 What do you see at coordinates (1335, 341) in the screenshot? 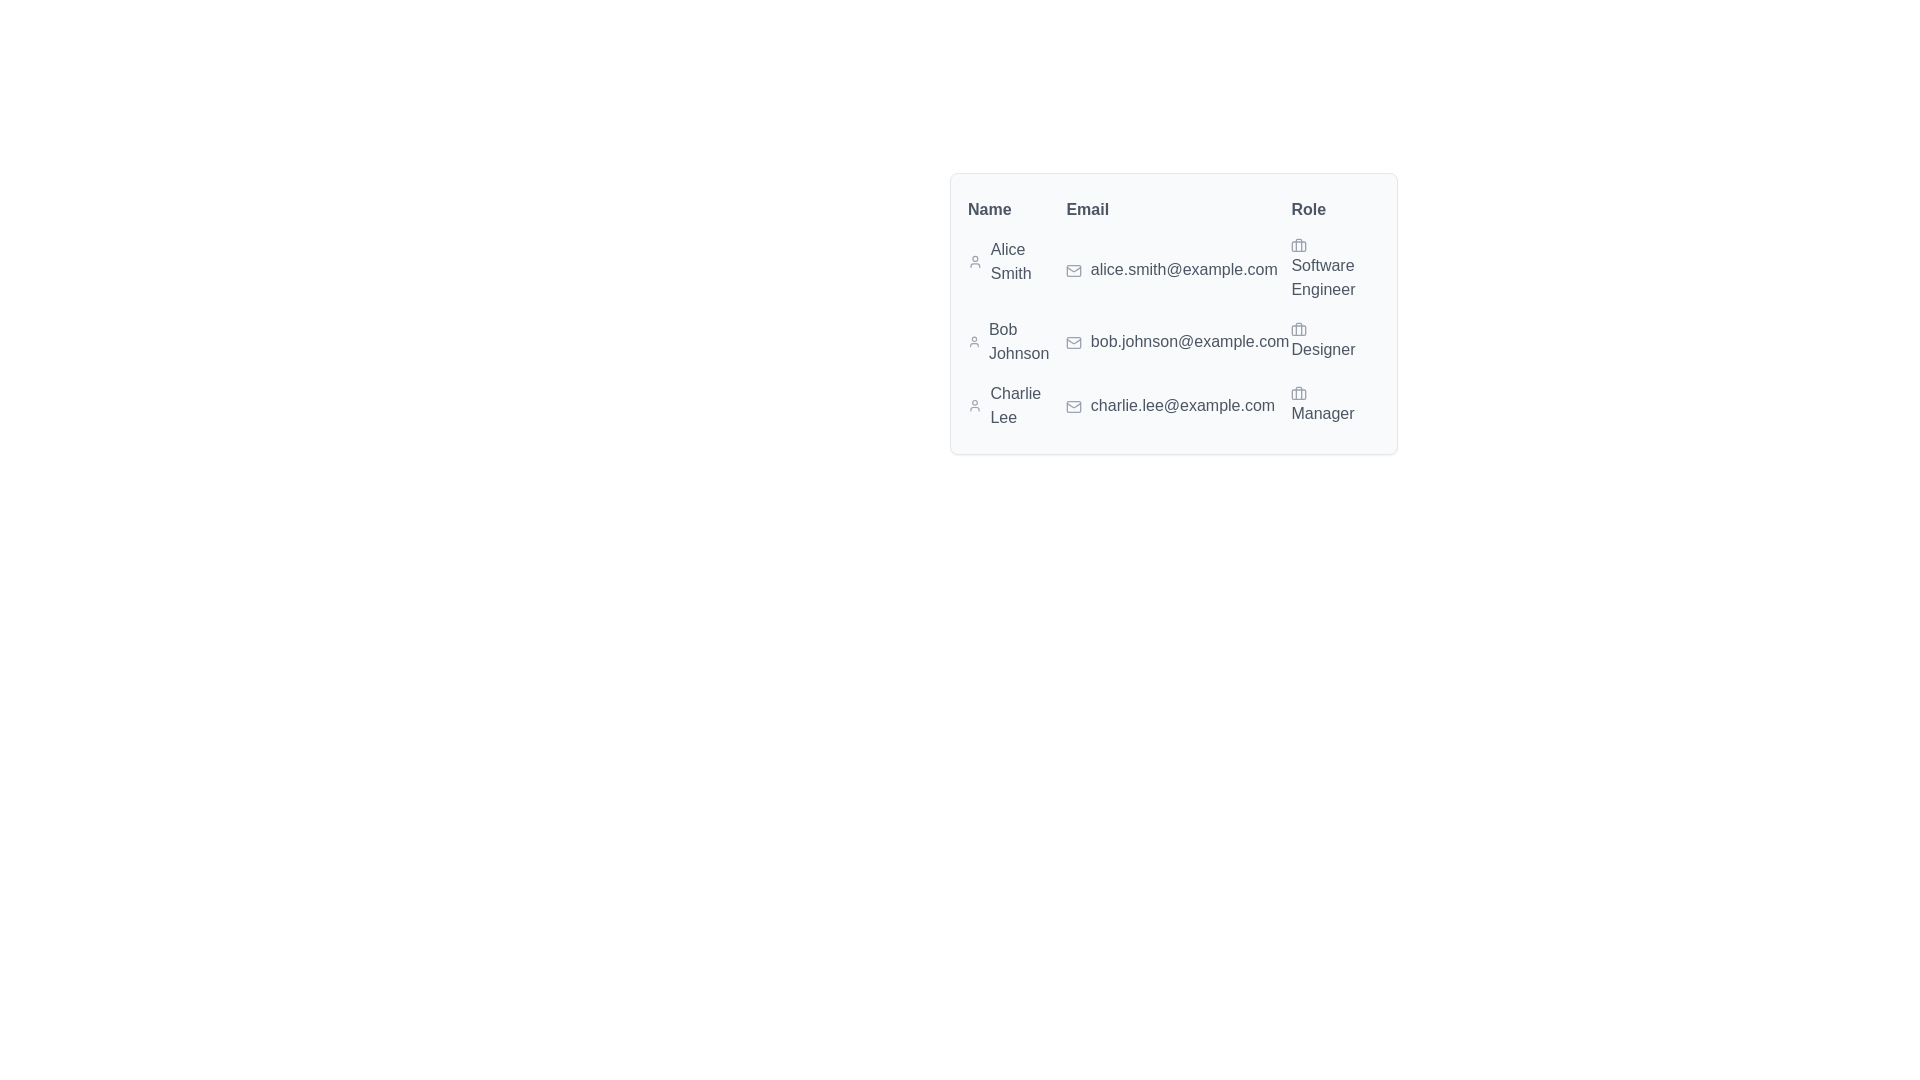
I see `the 'Designer' text label with the briefcase icon located in the 'Role' column of the table, specifically in the second row aligned with 'Bob Johnson'` at bounding box center [1335, 341].